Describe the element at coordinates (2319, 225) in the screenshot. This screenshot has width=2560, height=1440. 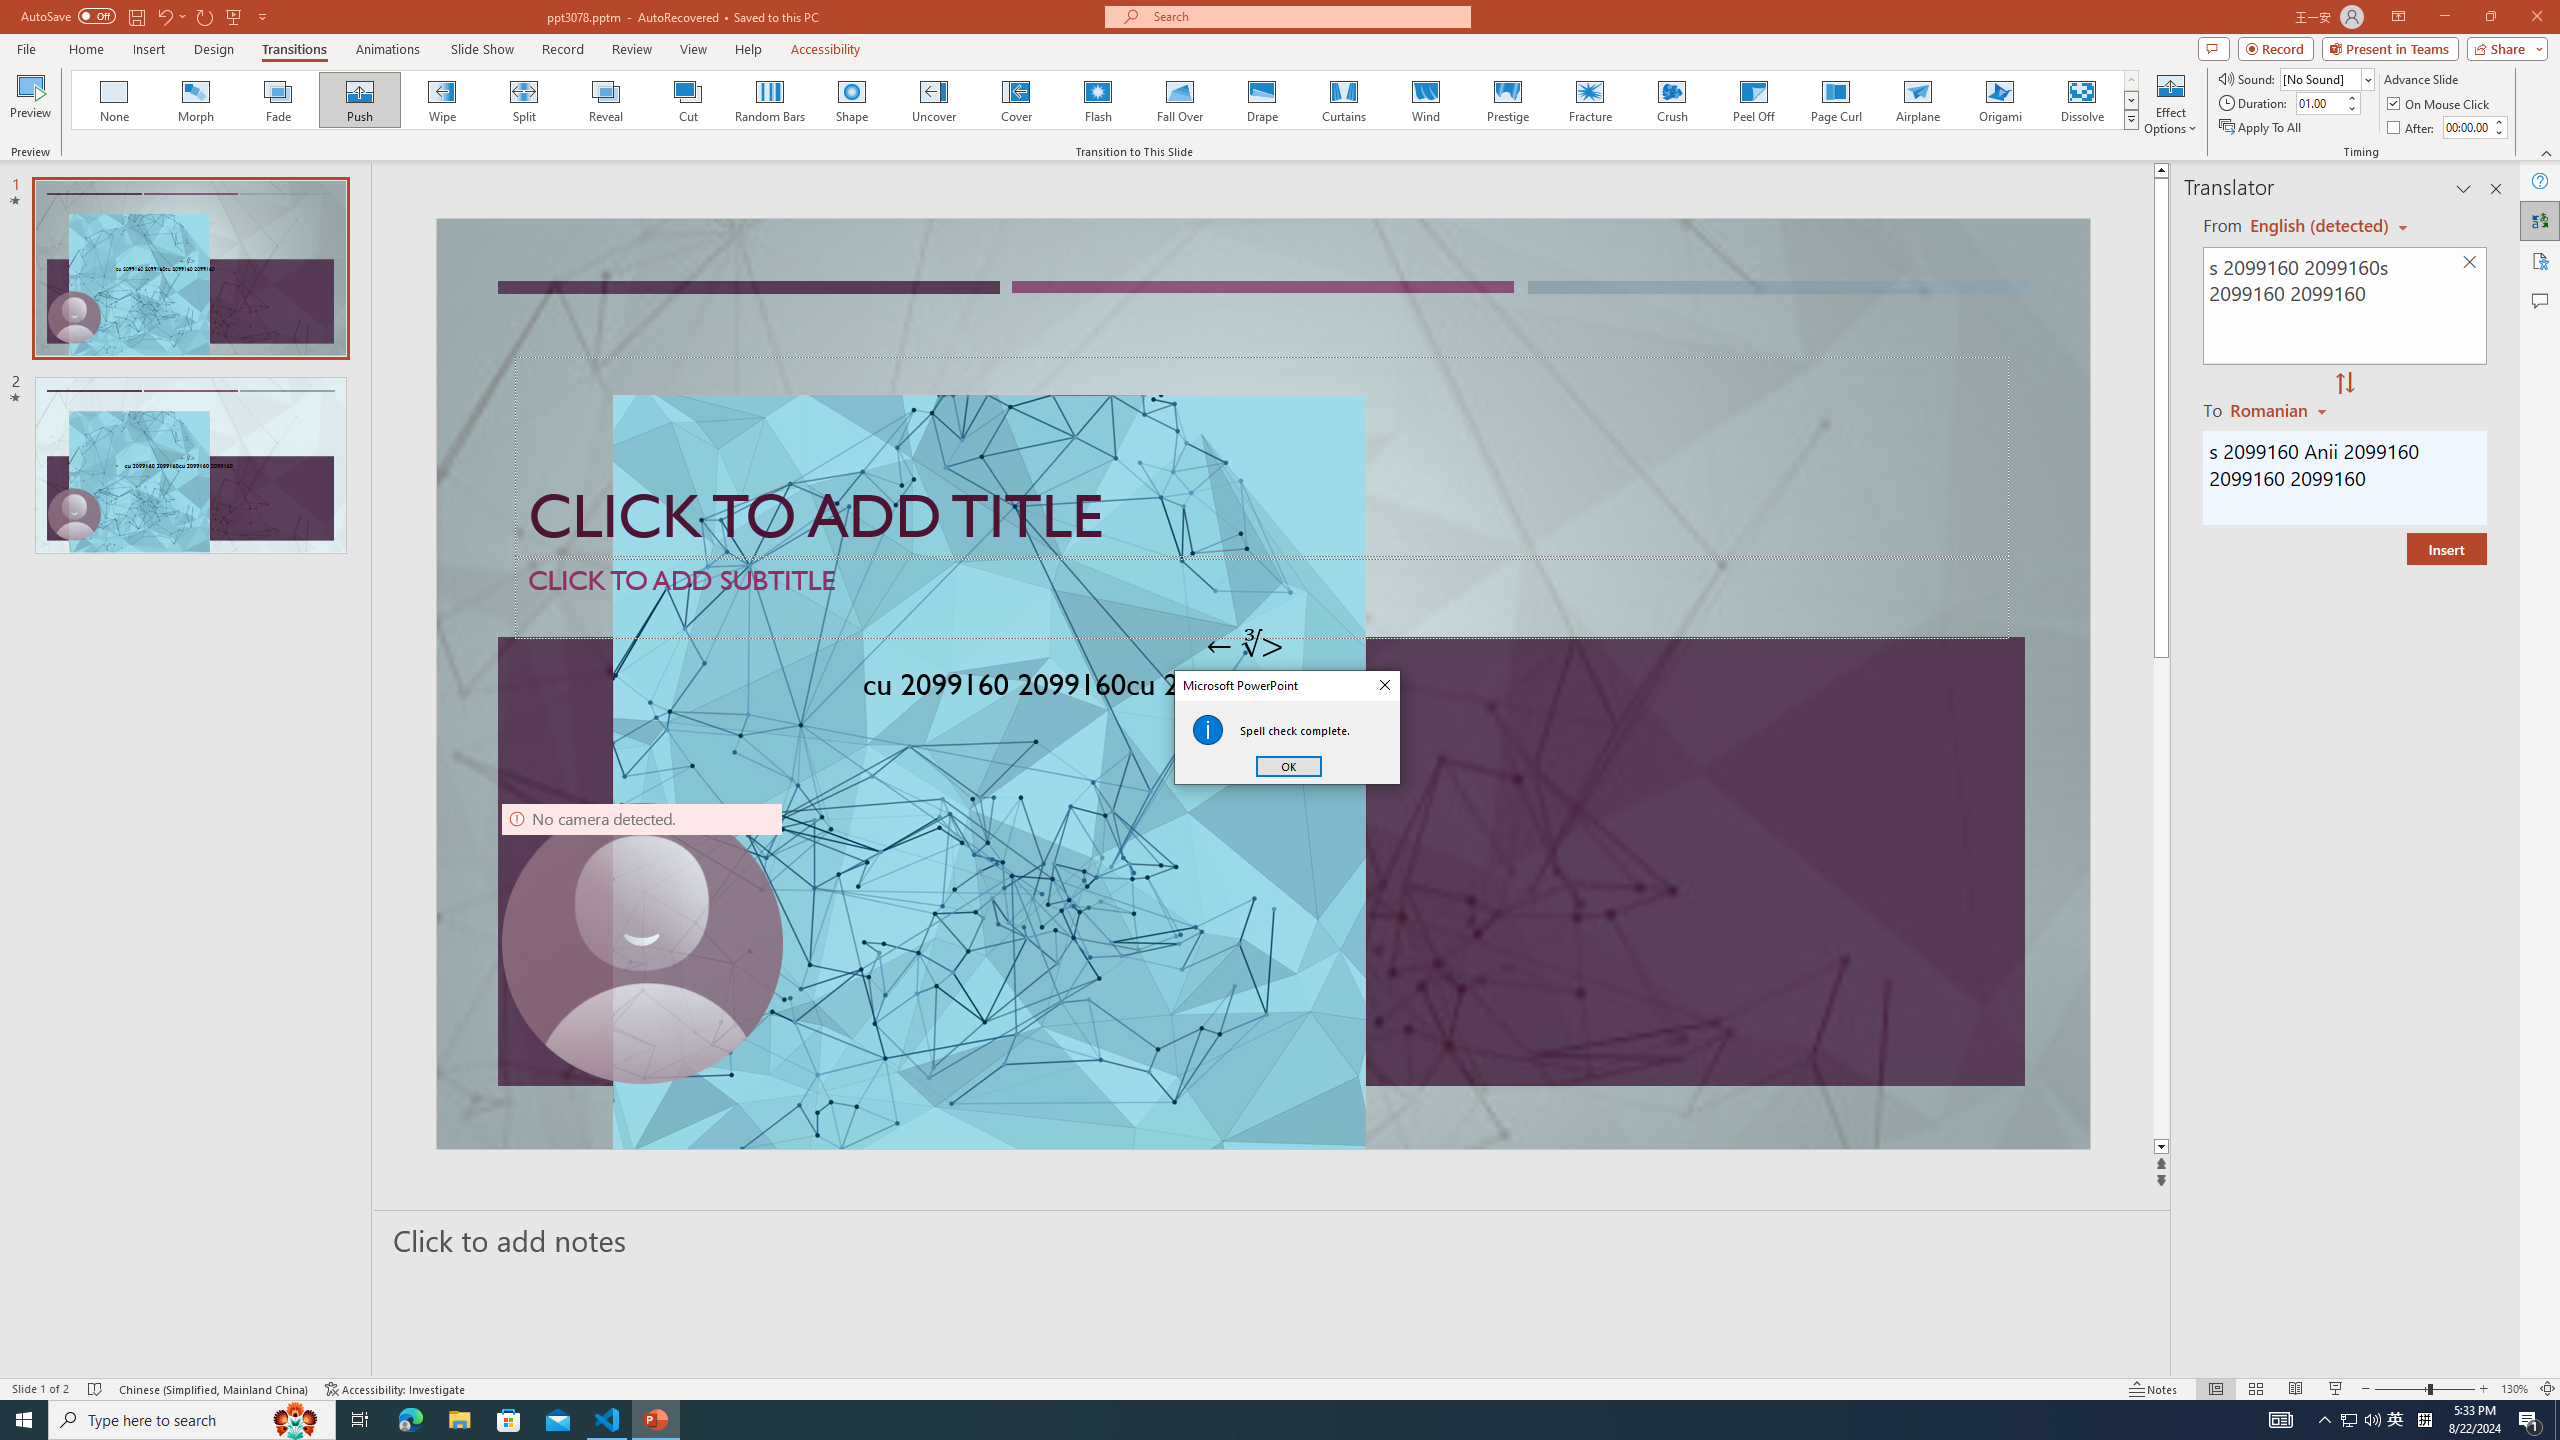
I see `'Czech (detected)'` at that location.